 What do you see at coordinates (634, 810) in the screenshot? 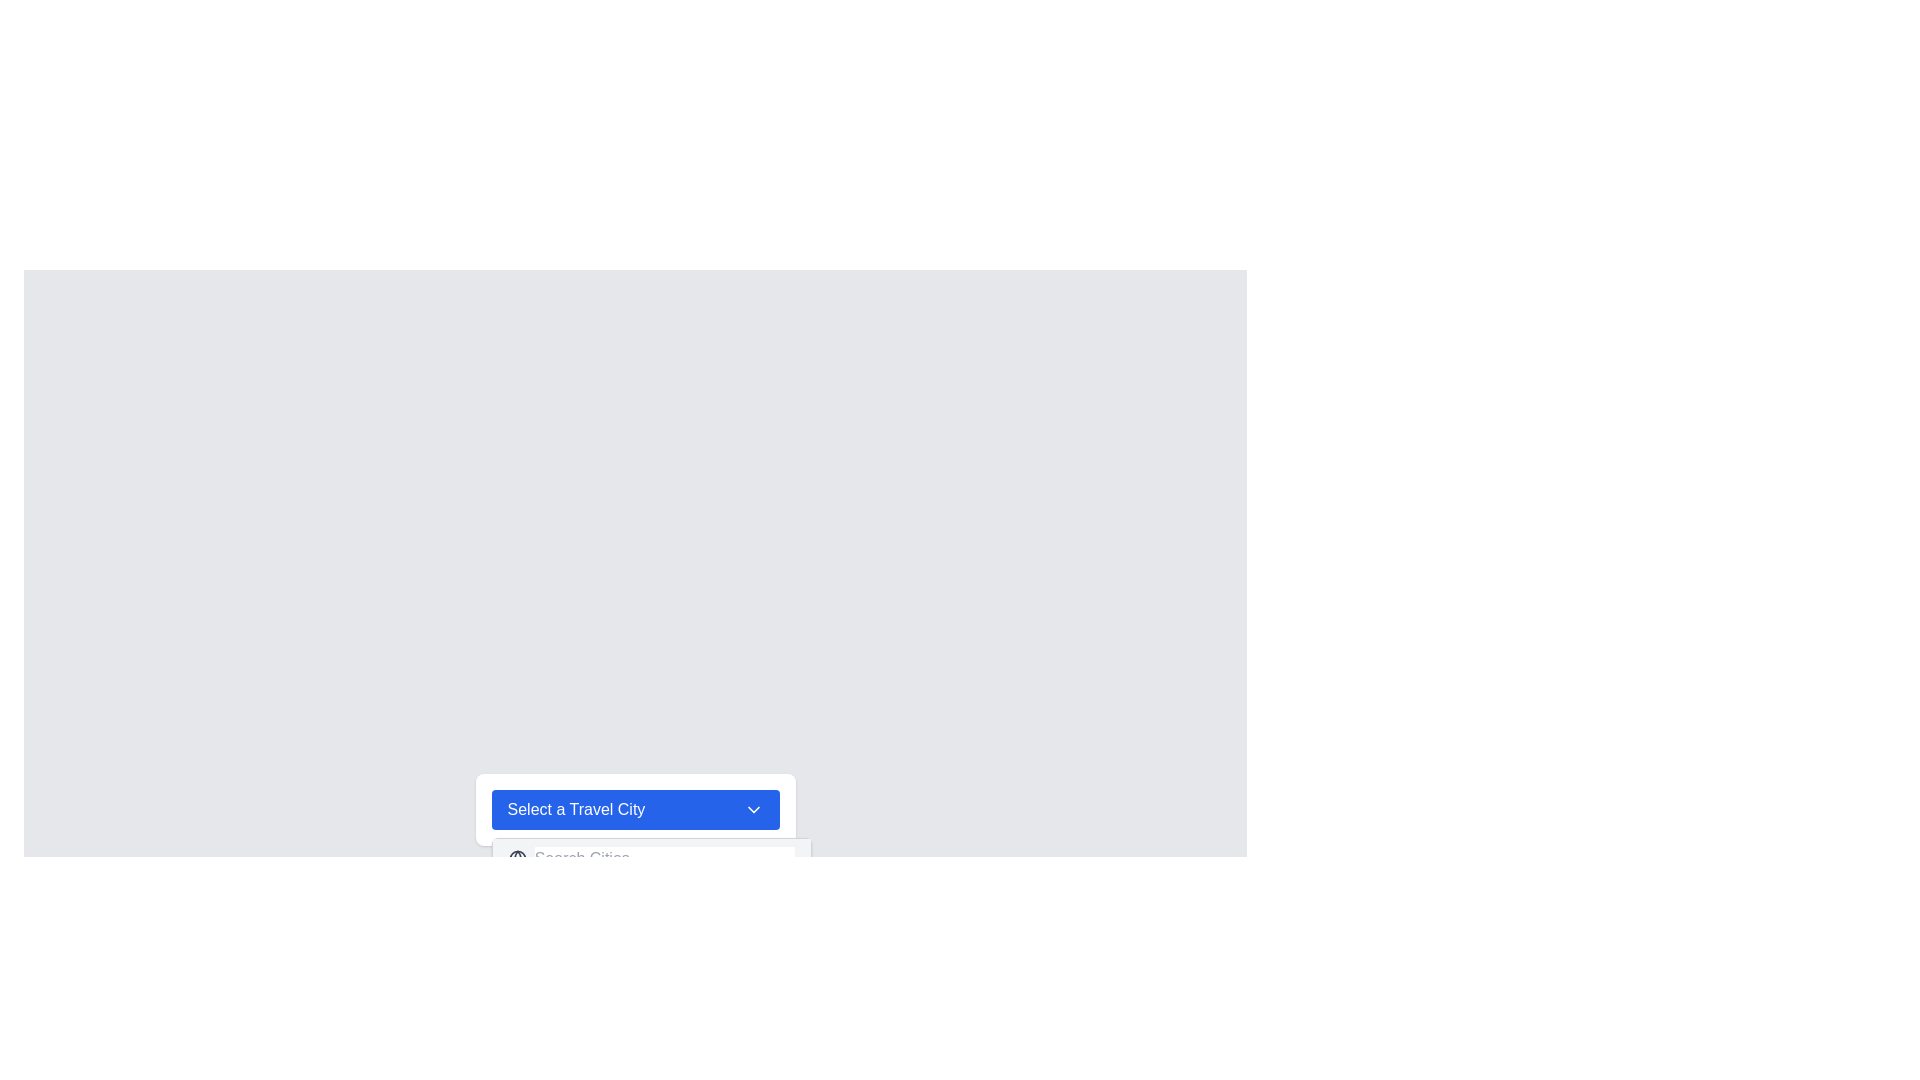
I see `the rectangular blue dropdown button that reads 'Select a Travel City'` at bounding box center [634, 810].